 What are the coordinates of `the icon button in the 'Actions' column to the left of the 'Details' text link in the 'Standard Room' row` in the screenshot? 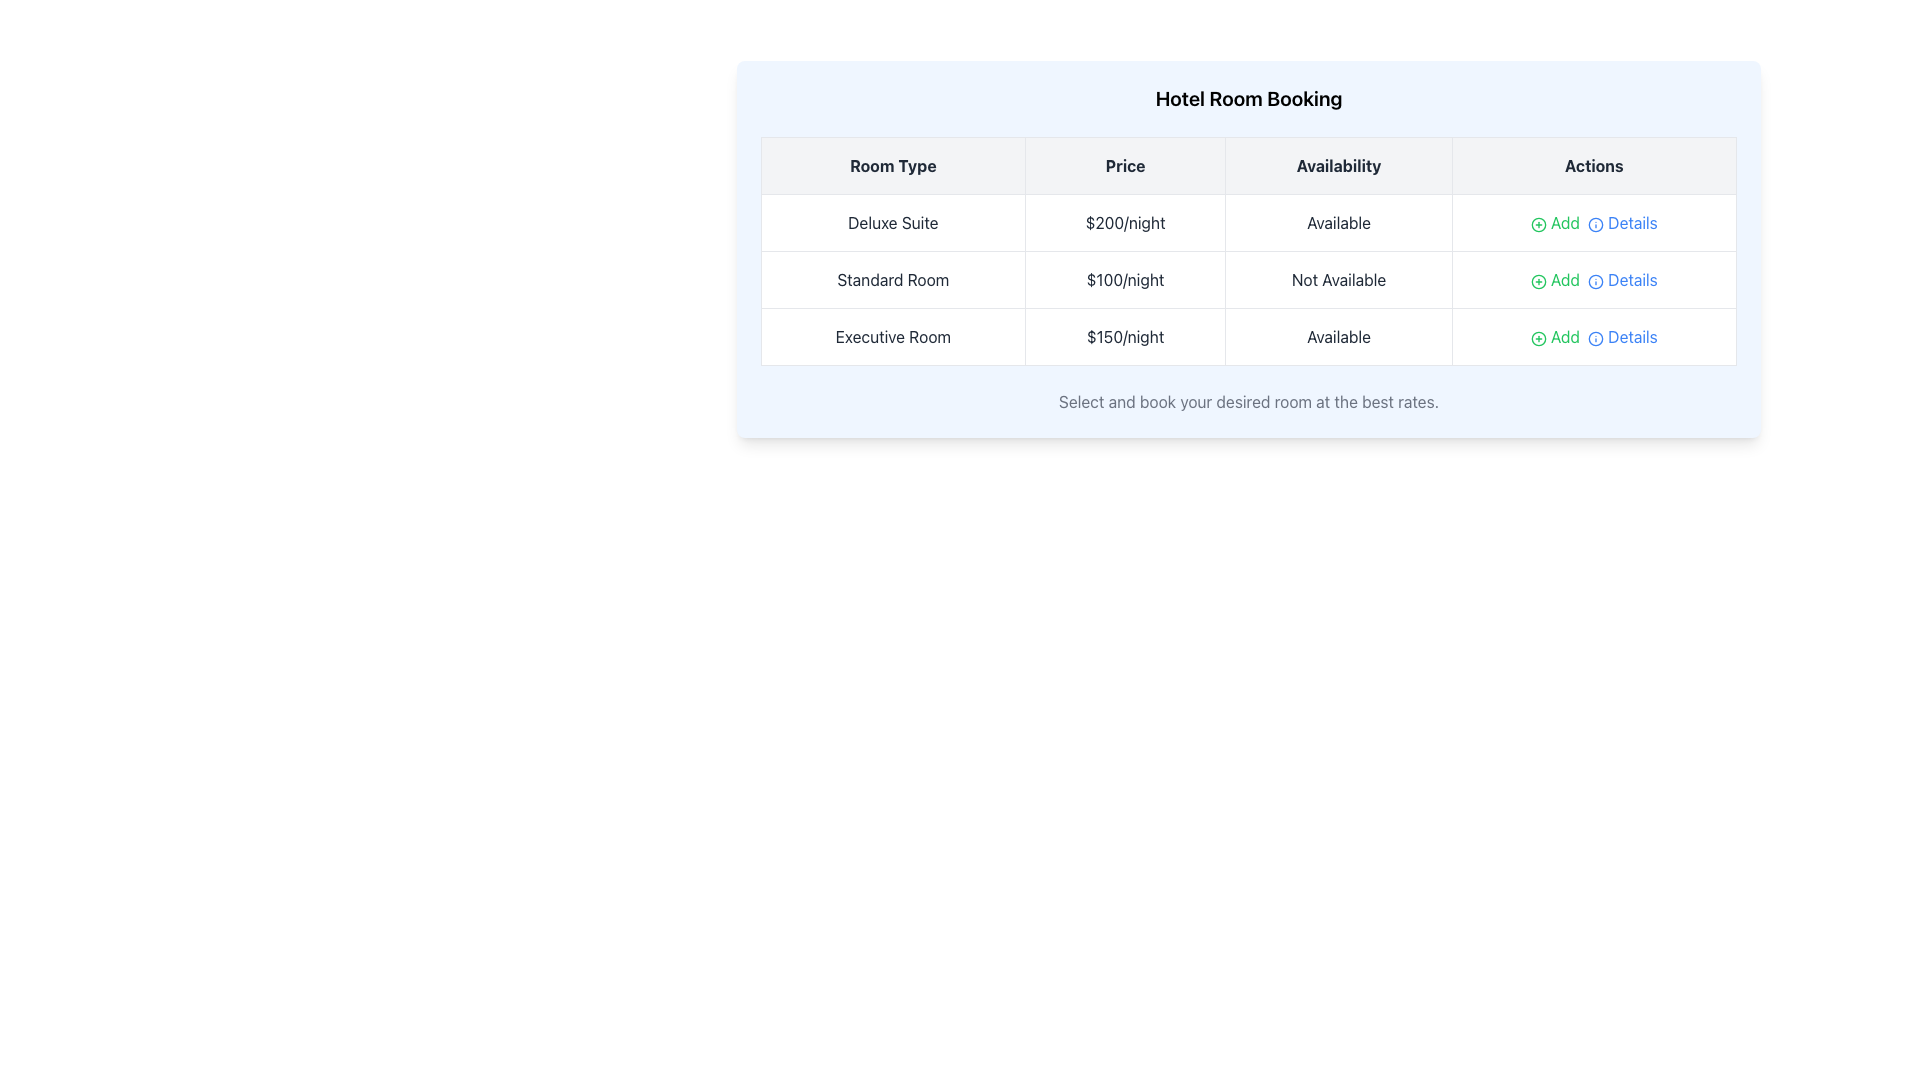 It's located at (1537, 281).